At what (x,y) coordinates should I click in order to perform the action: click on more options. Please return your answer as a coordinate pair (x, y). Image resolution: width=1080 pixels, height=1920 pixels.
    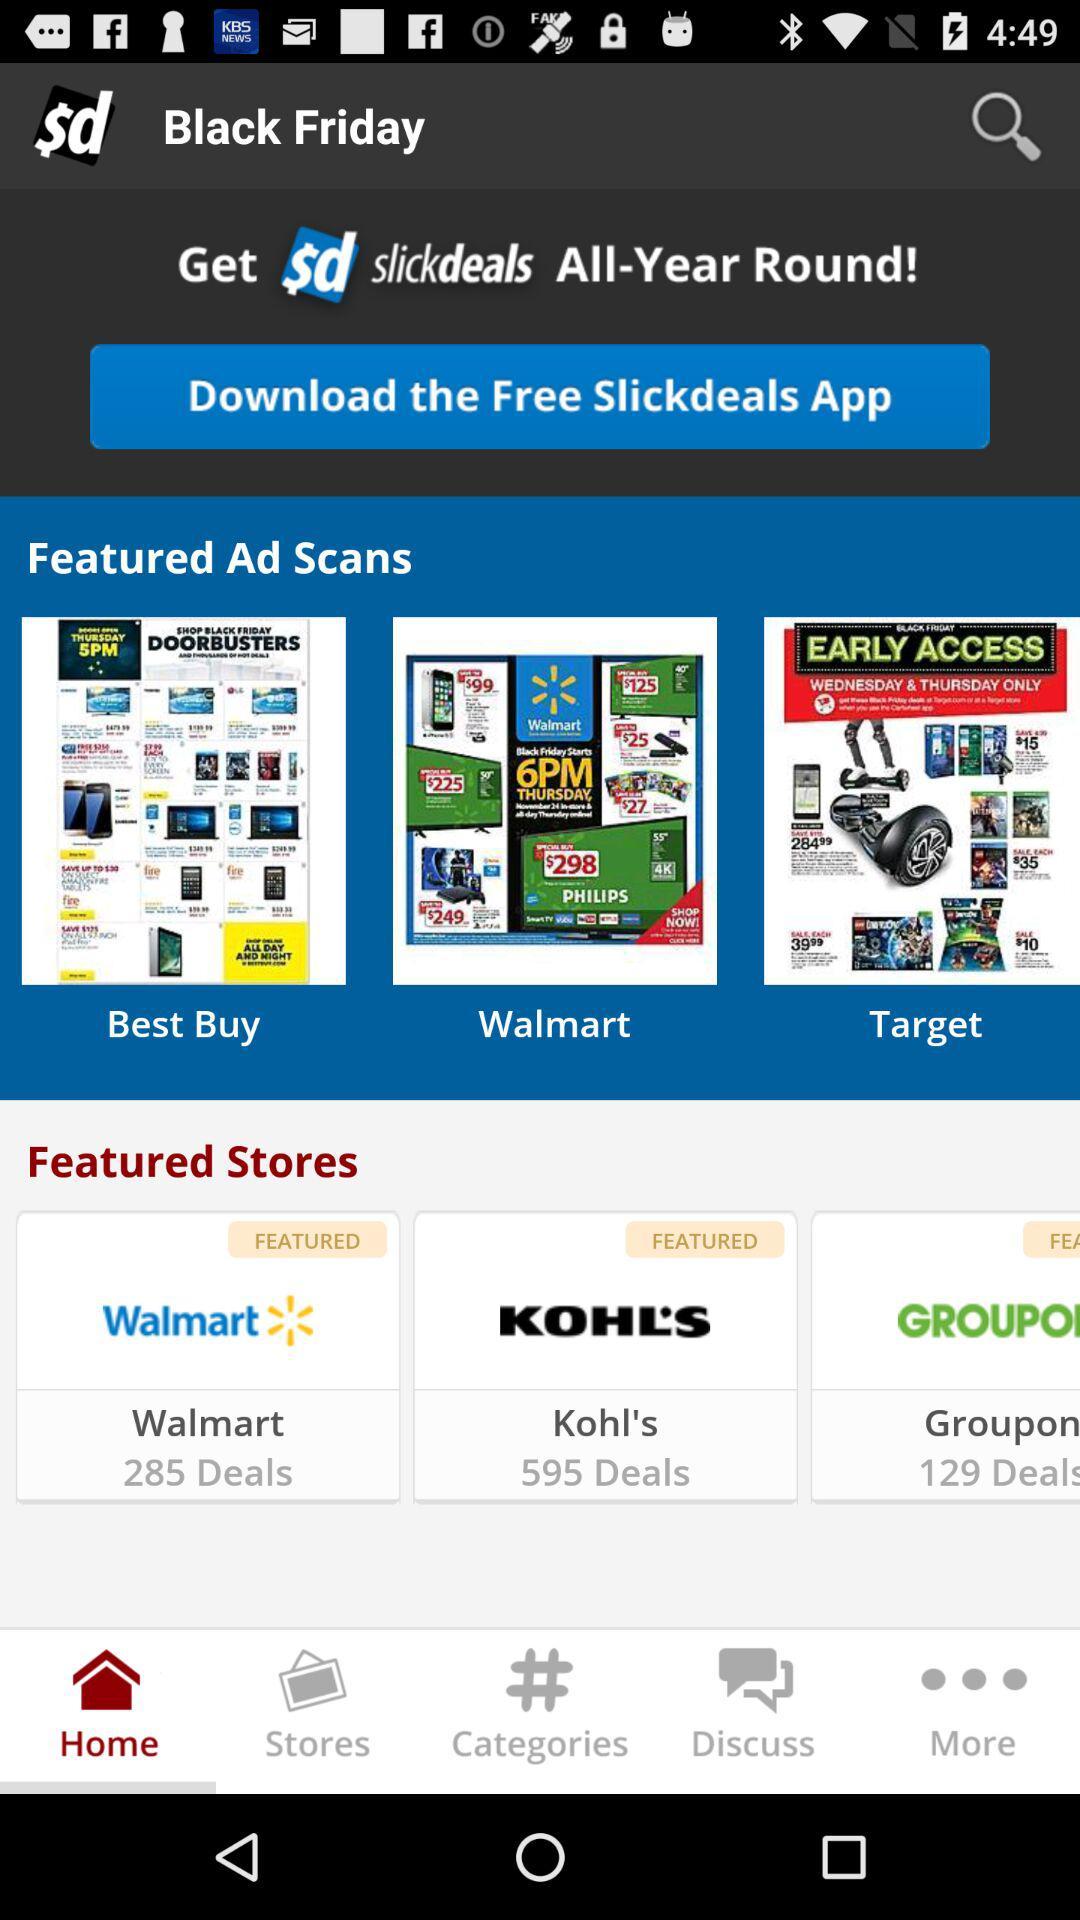
    Looking at the image, I should click on (970, 1714).